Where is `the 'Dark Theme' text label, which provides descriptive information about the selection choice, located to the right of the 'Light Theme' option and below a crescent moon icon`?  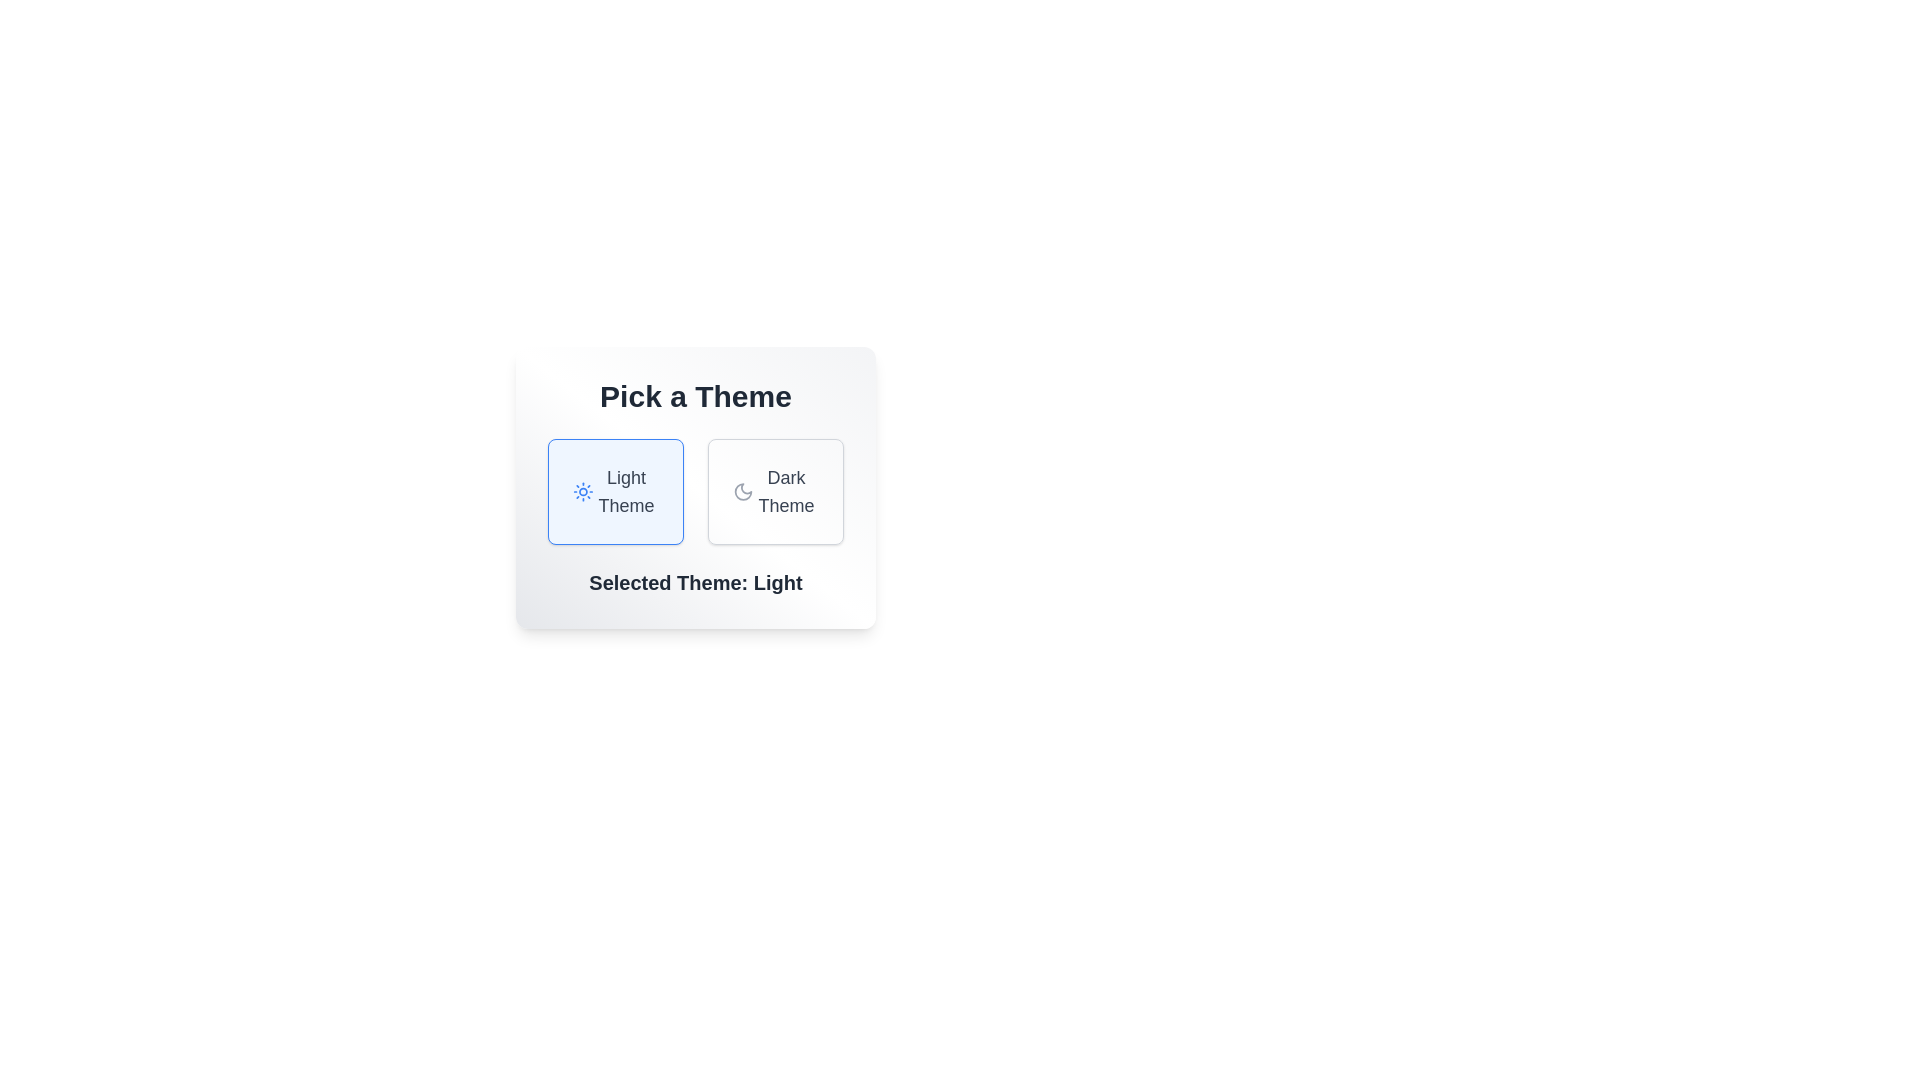 the 'Dark Theme' text label, which provides descriptive information about the selection choice, located to the right of the 'Light Theme' option and below a crescent moon icon is located at coordinates (785, 492).